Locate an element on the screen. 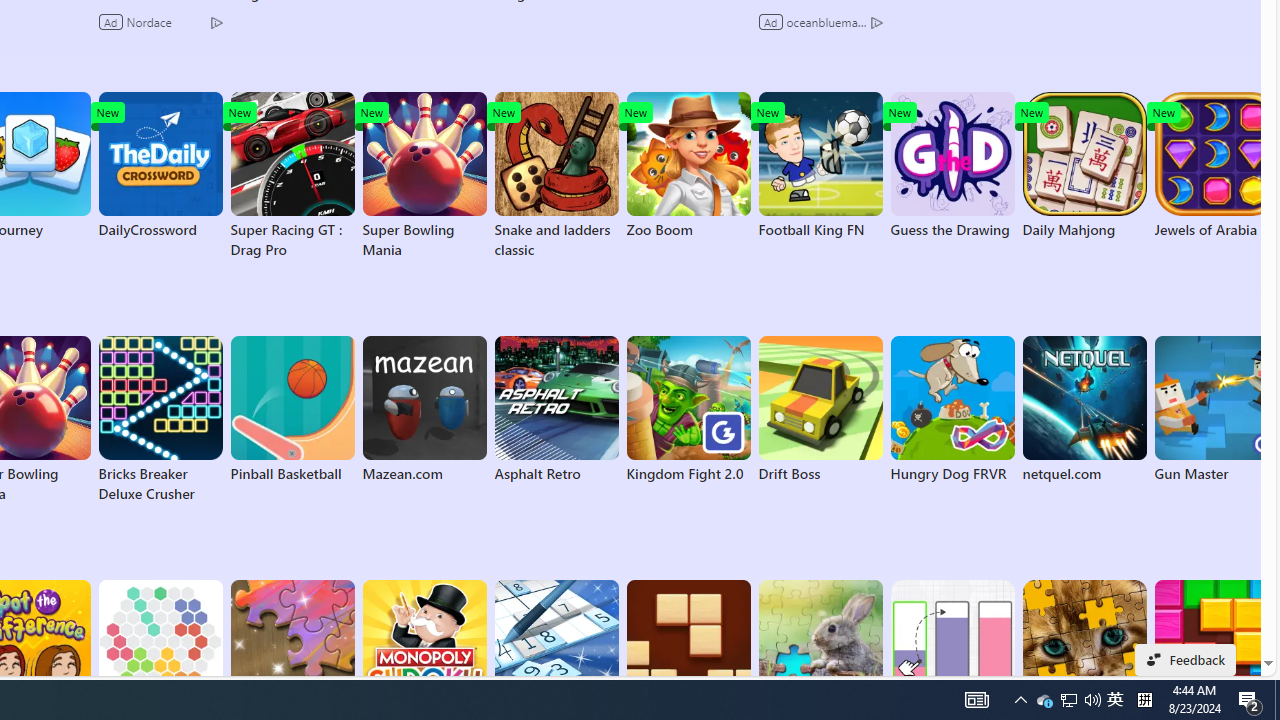 The image size is (1280, 720). 'Snake and ladders classic' is located at coordinates (556, 175).